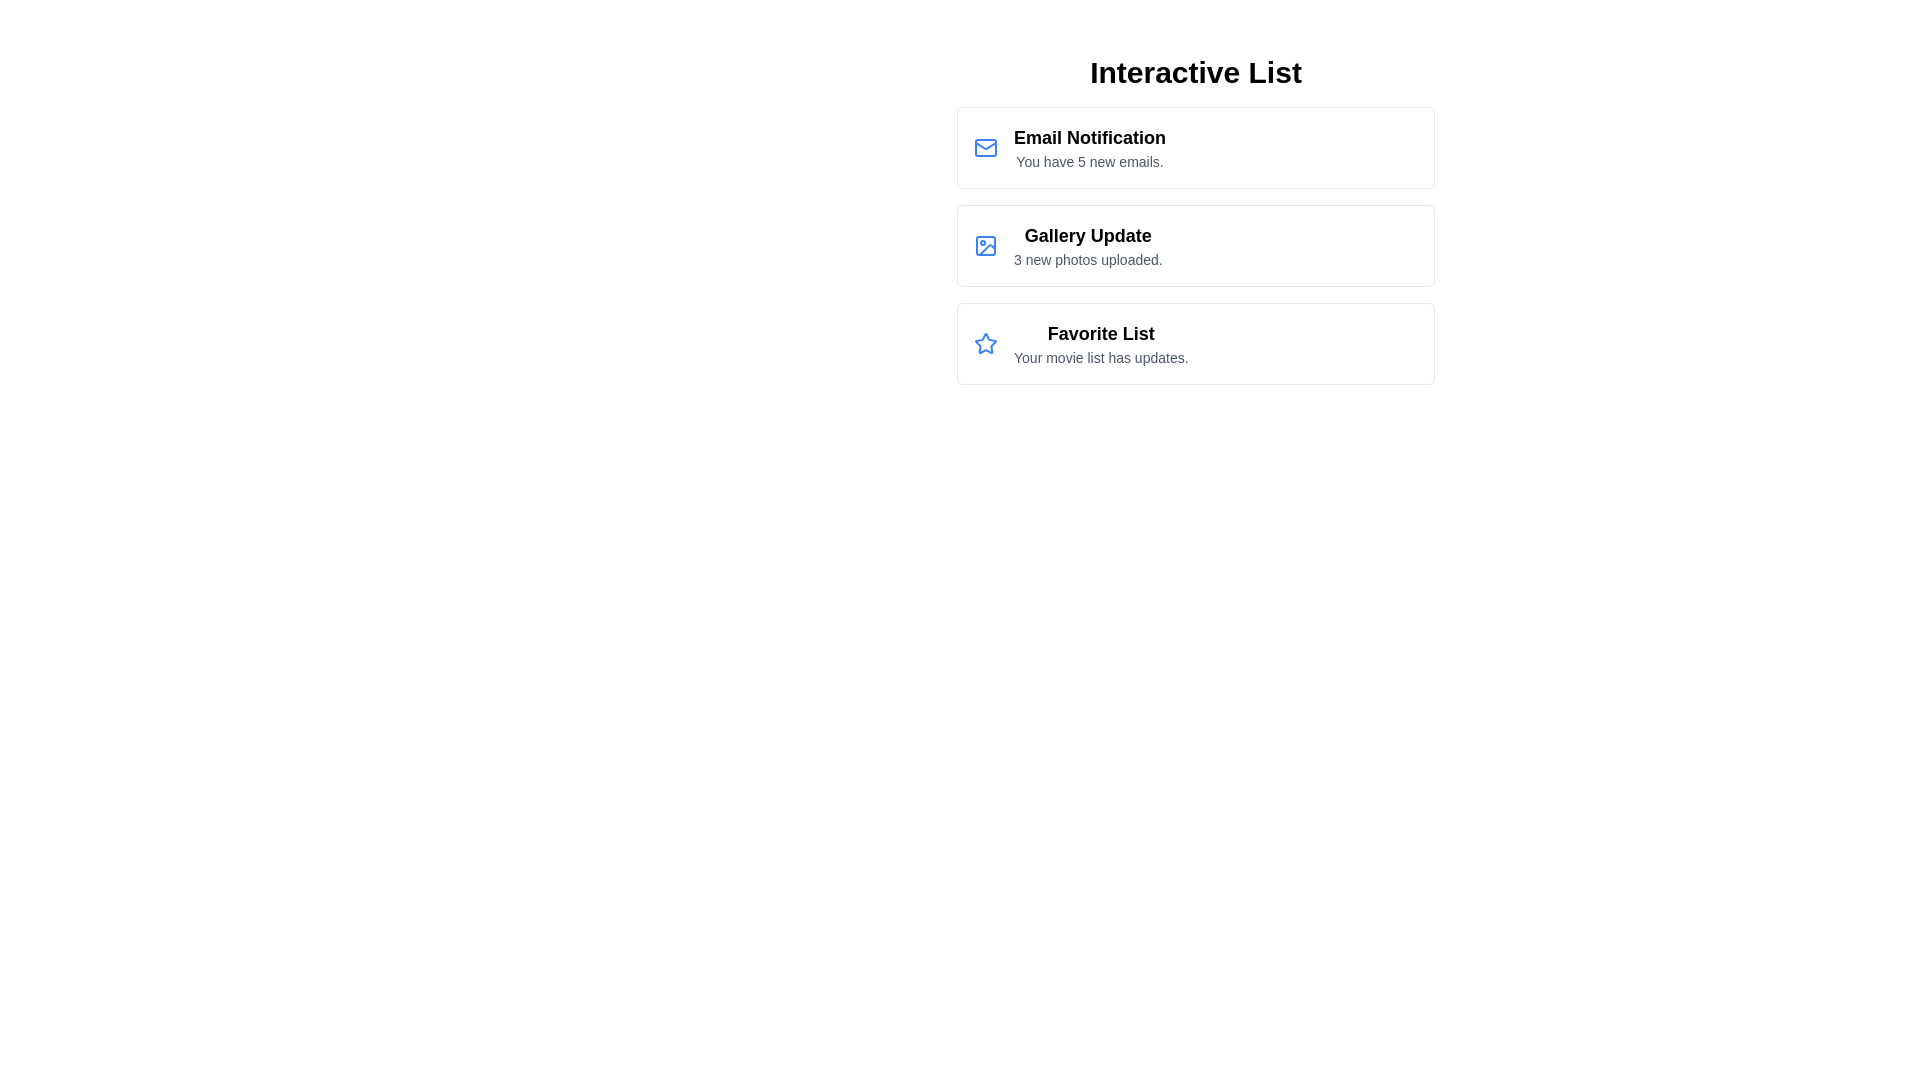 The height and width of the screenshot is (1080, 1920). I want to click on the icon corresponding to Favorite List in the list, so click(985, 342).